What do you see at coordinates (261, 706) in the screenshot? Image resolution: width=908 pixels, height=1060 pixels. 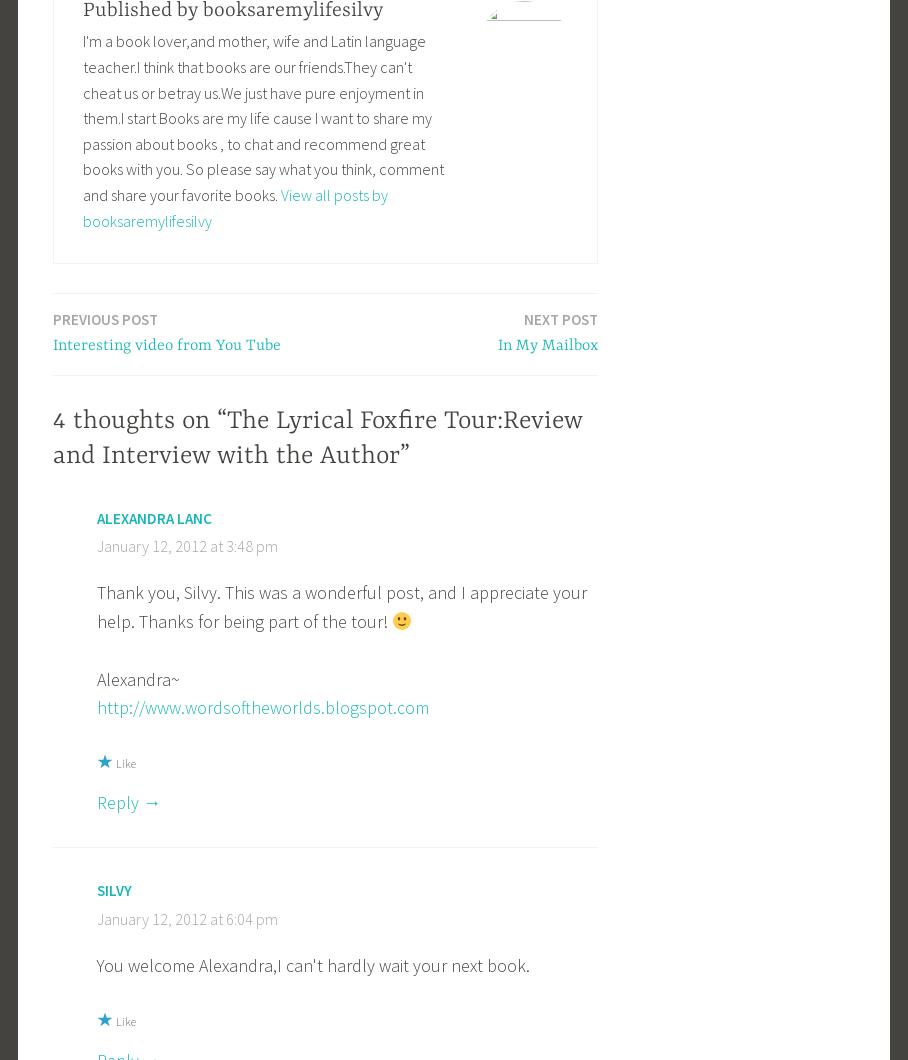 I see `'http://www.wordsoftheworlds.blogspot.com'` at bounding box center [261, 706].